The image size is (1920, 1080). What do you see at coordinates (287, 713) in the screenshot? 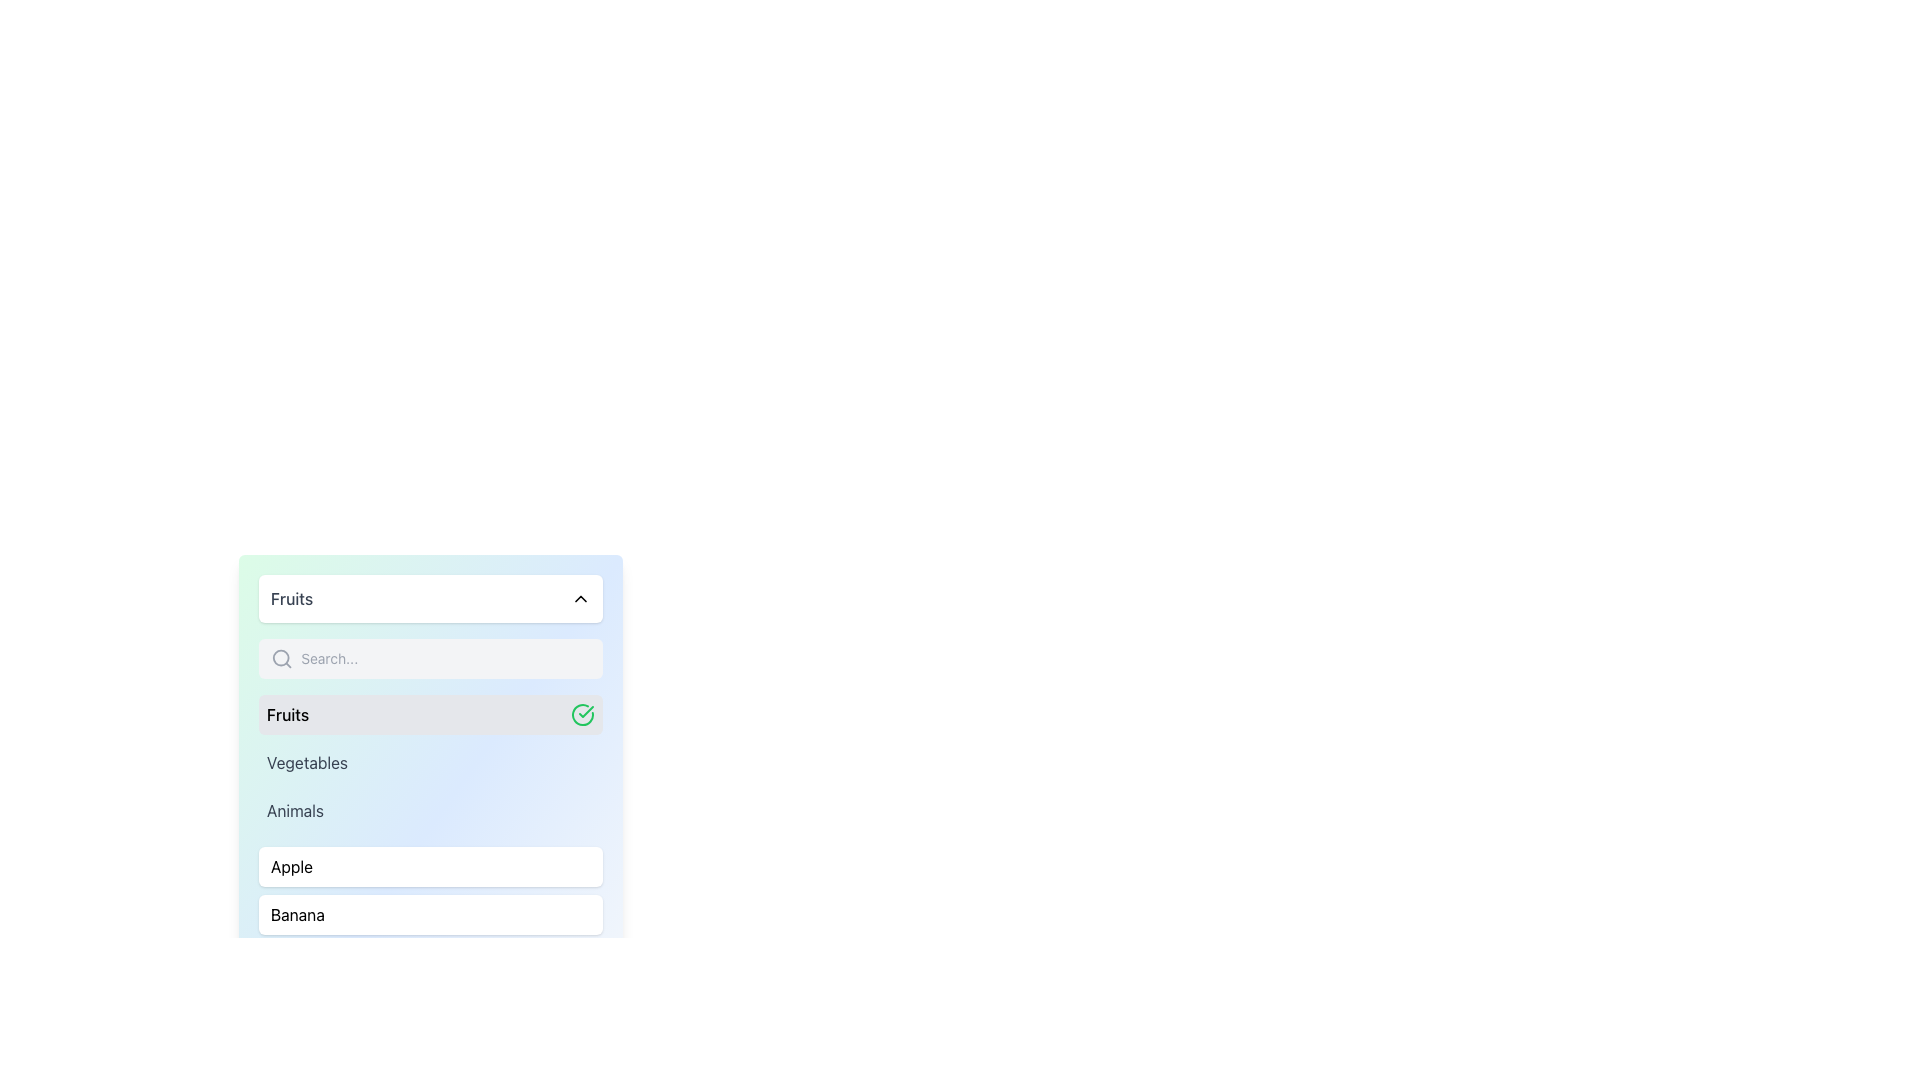
I see `'Fruits' label in the dropdown selection menu, which indicates the currently selected category` at bounding box center [287, 713].